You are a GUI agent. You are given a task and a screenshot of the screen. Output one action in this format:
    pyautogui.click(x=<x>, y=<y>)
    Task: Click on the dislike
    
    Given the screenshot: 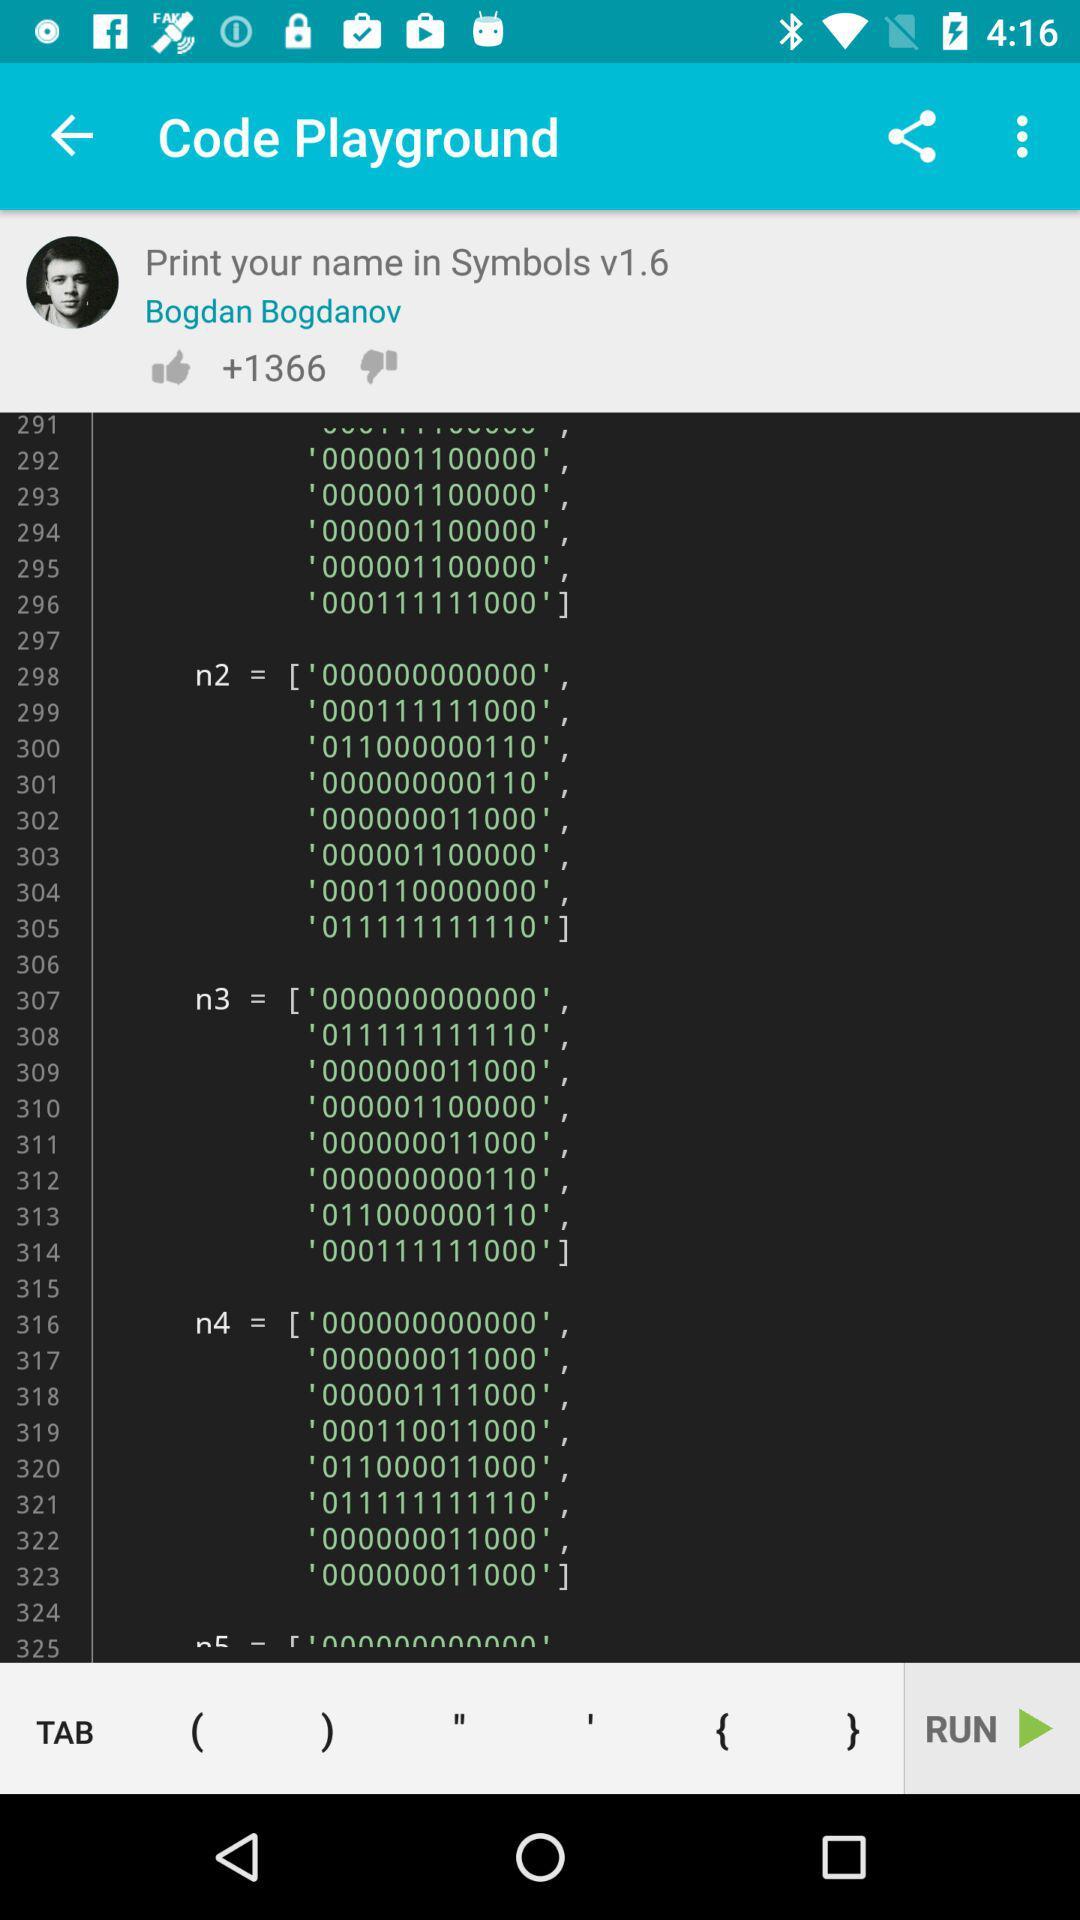 What is the action you would take?
    pyautogui.click(x=378, y=366)
    